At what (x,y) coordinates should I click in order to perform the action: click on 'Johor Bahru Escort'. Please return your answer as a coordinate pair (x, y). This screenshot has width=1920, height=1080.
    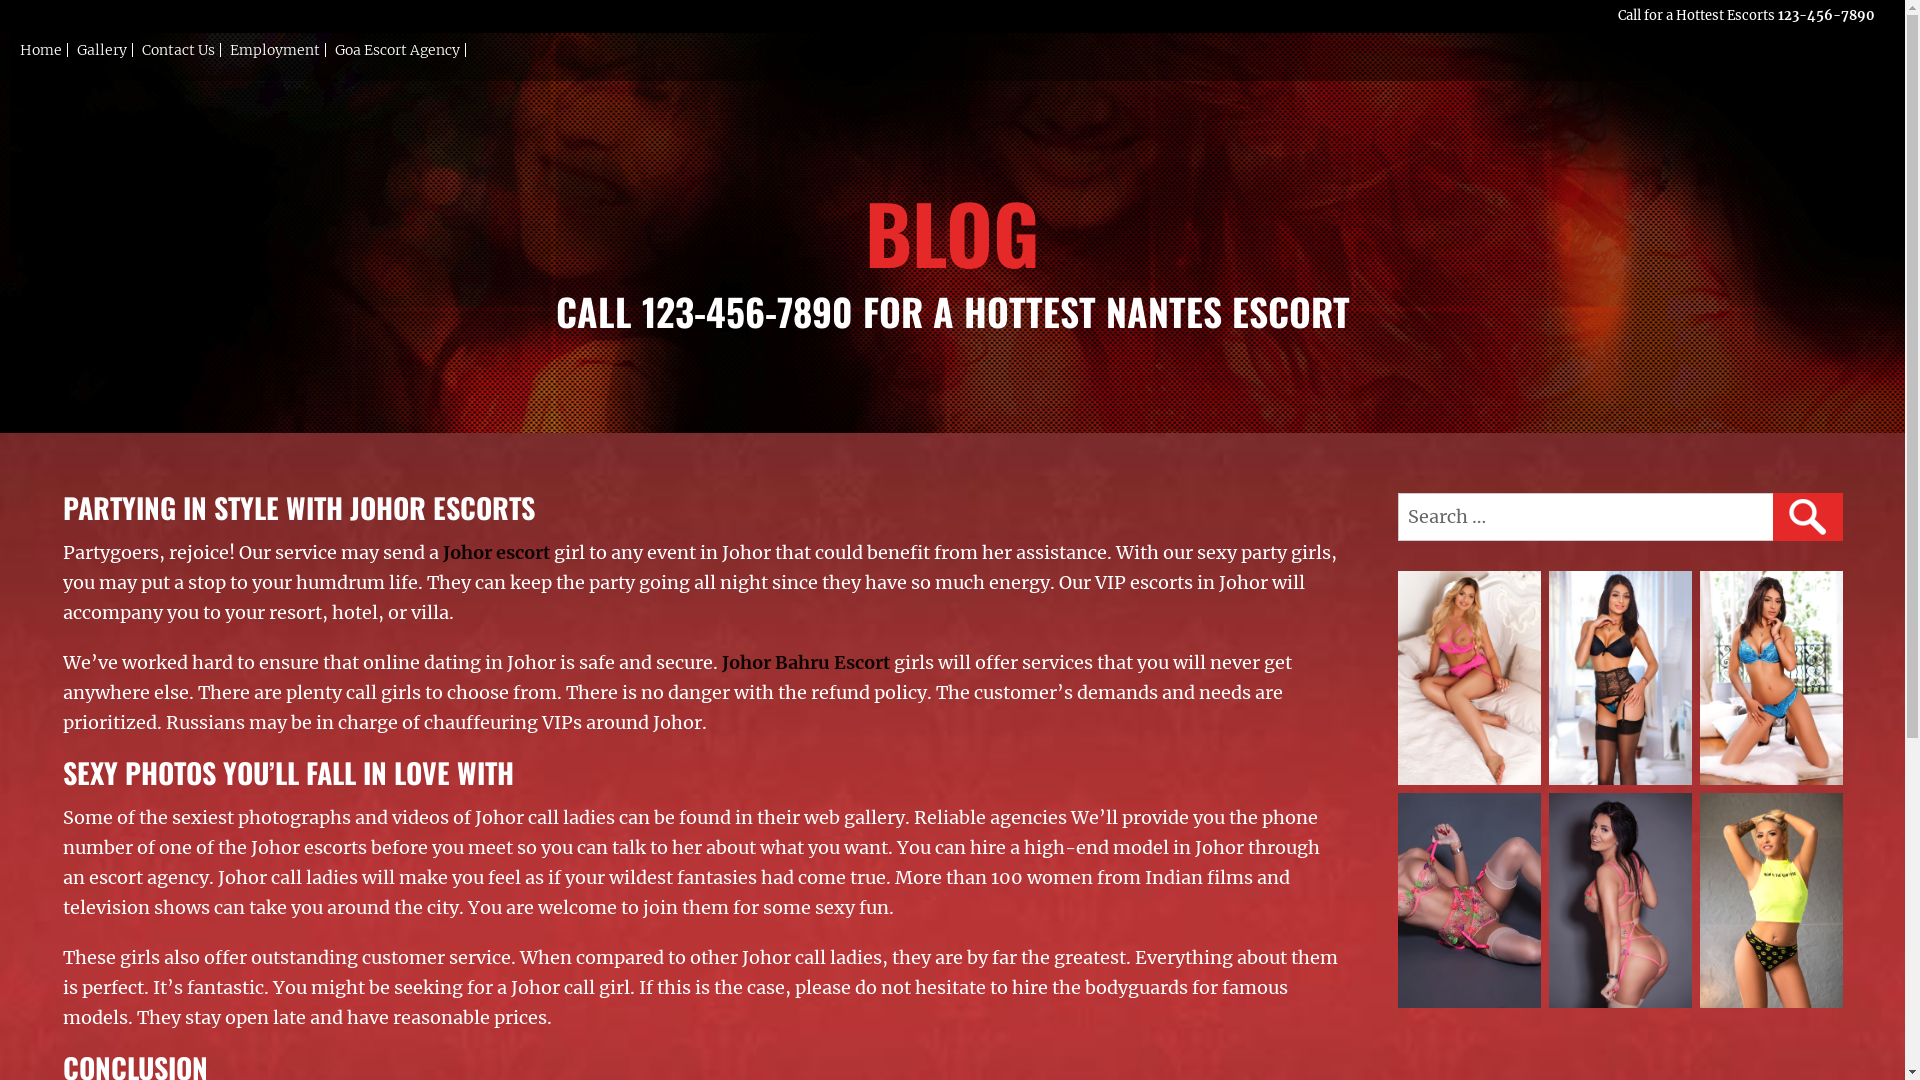
    Looking at the image, I should click on (806, 662).